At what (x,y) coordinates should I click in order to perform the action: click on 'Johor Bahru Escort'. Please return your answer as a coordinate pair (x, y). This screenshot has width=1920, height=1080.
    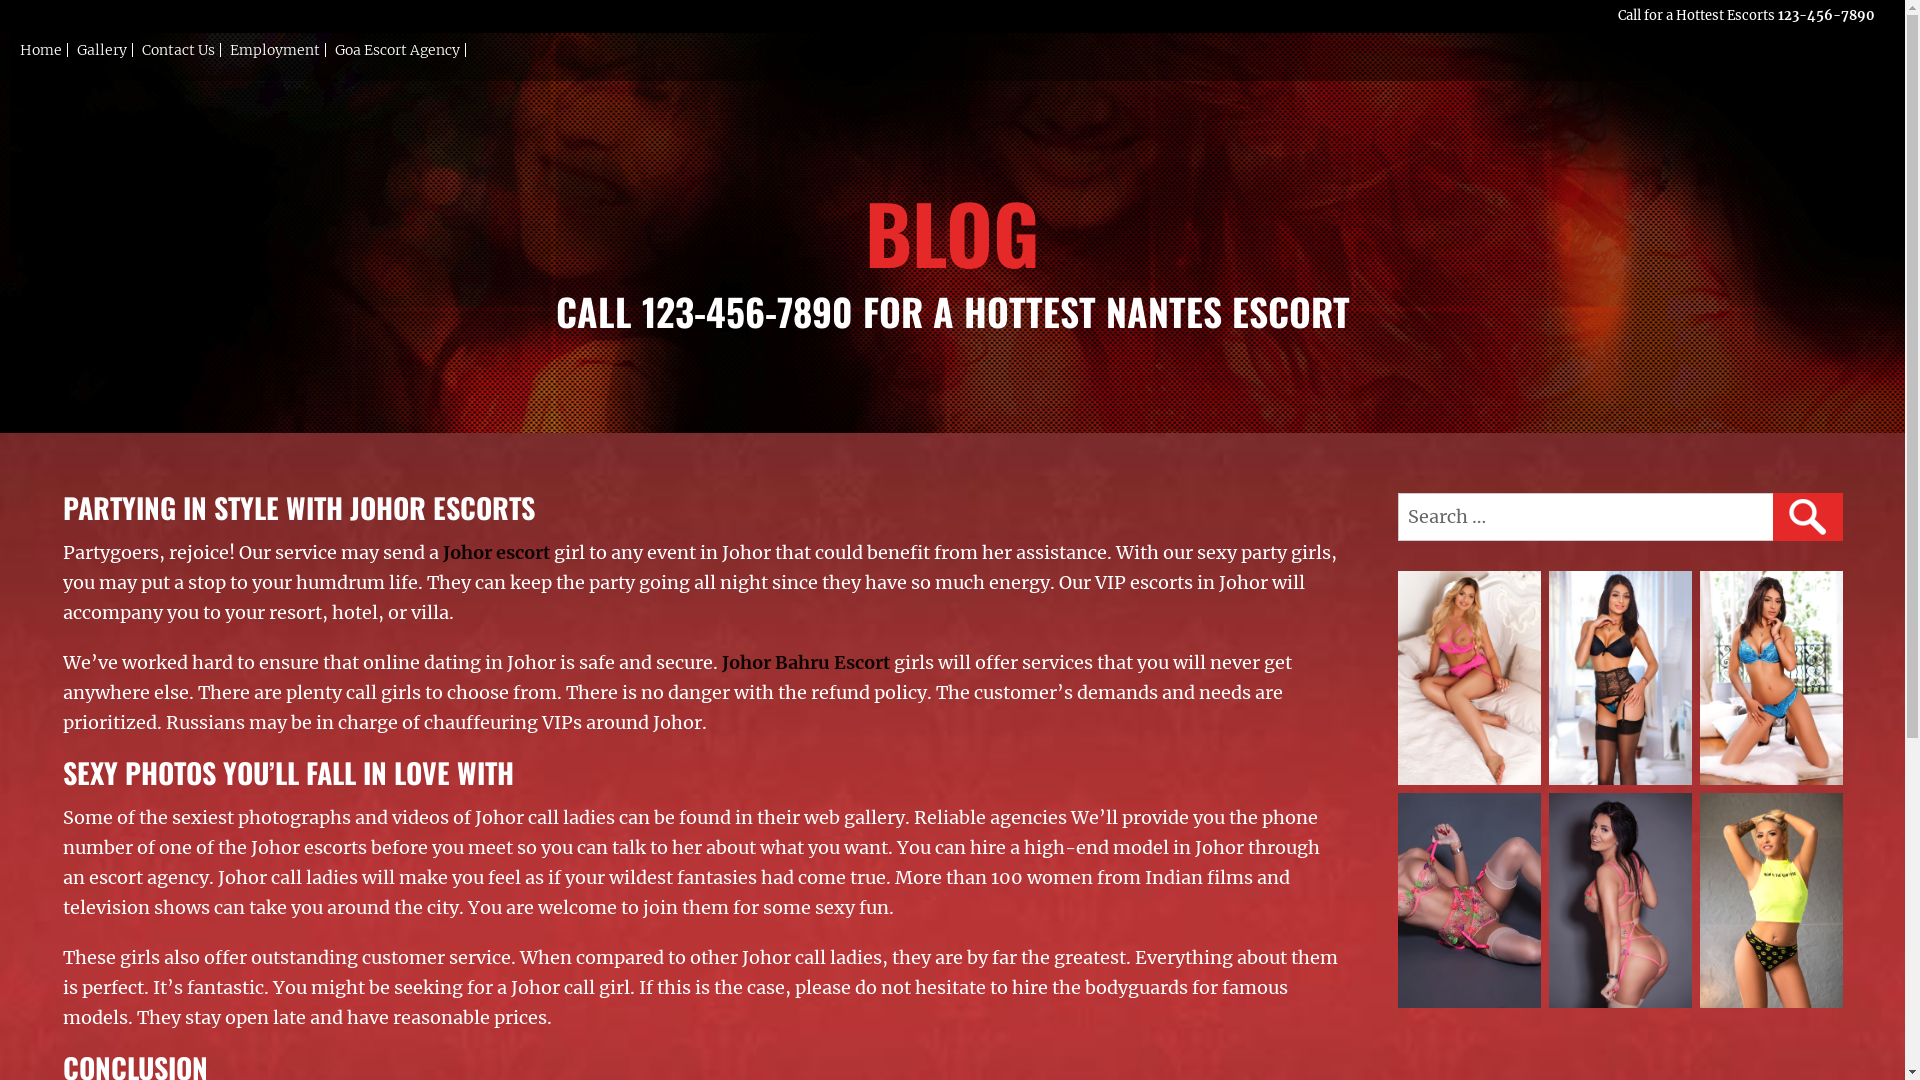
    Looking at the image, I should click on (806, 662).